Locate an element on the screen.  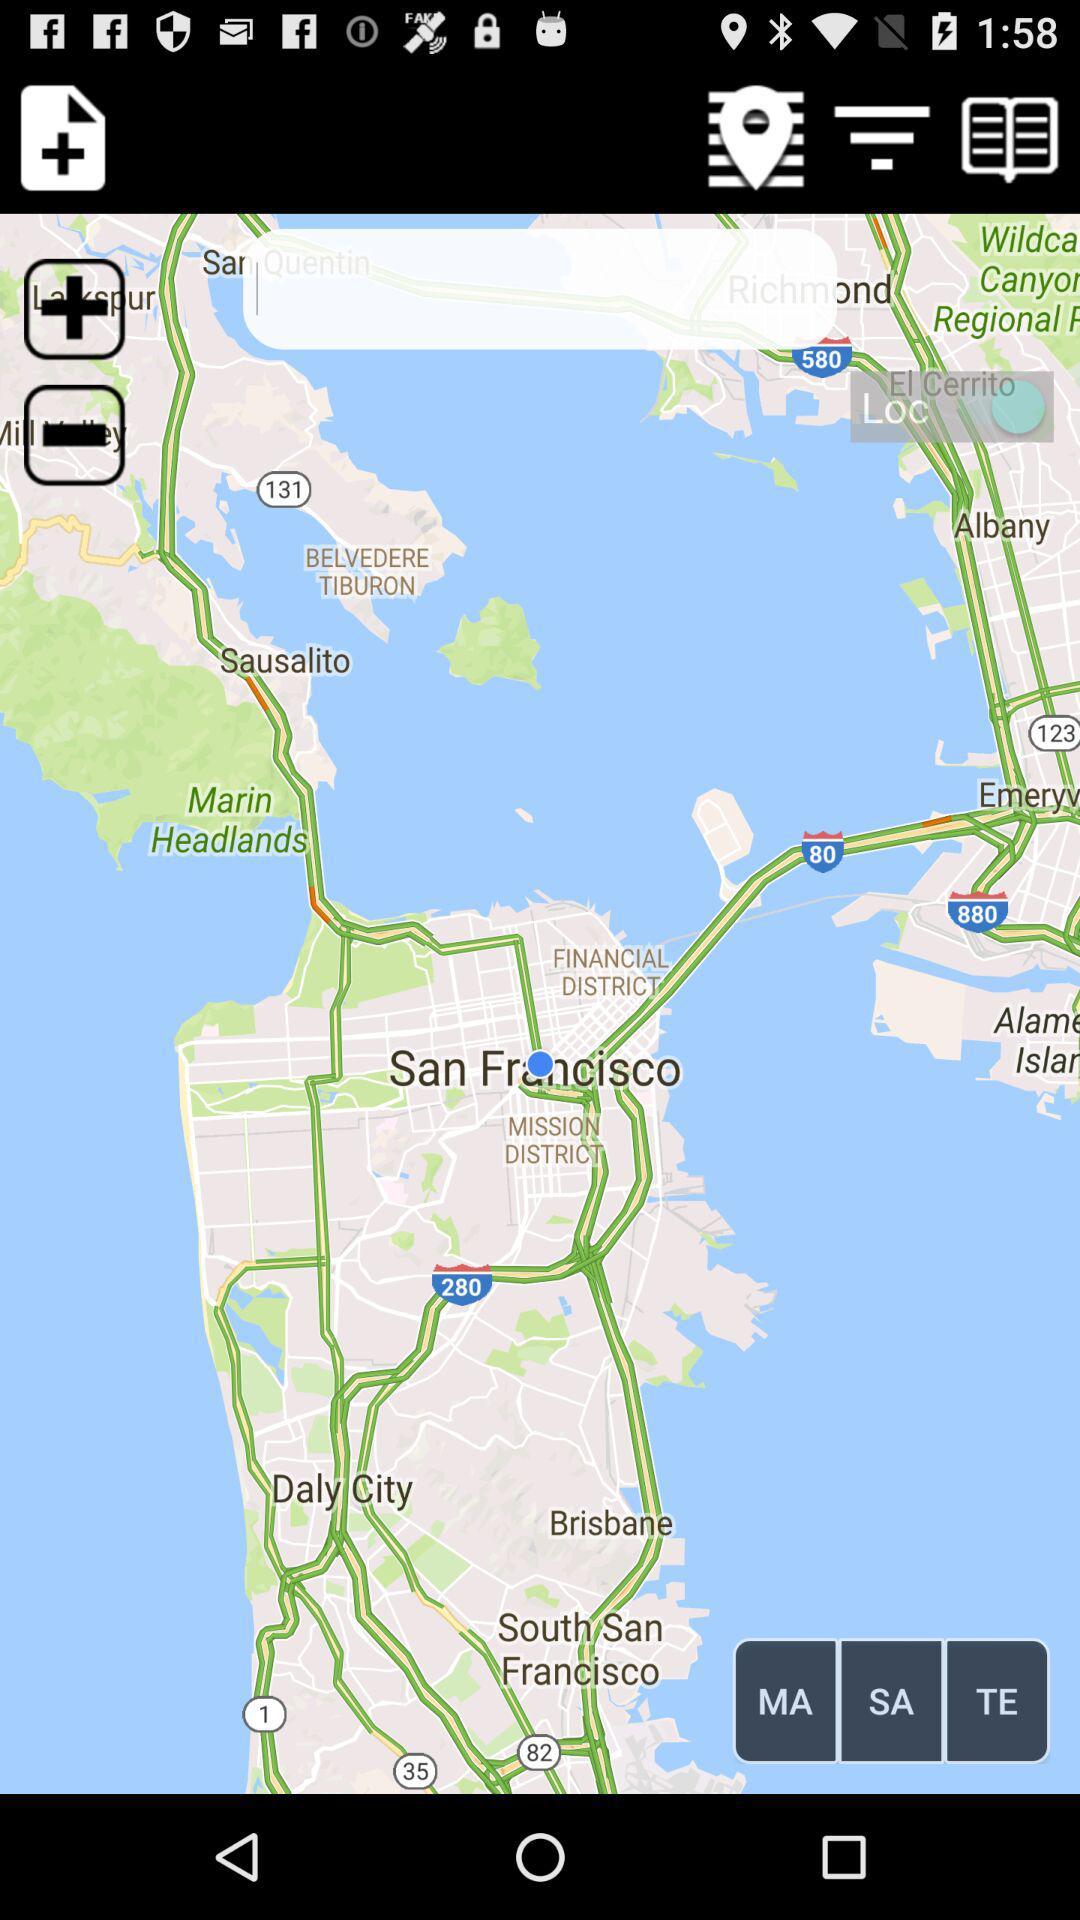
ma item is located at coordinates (784, 1699).